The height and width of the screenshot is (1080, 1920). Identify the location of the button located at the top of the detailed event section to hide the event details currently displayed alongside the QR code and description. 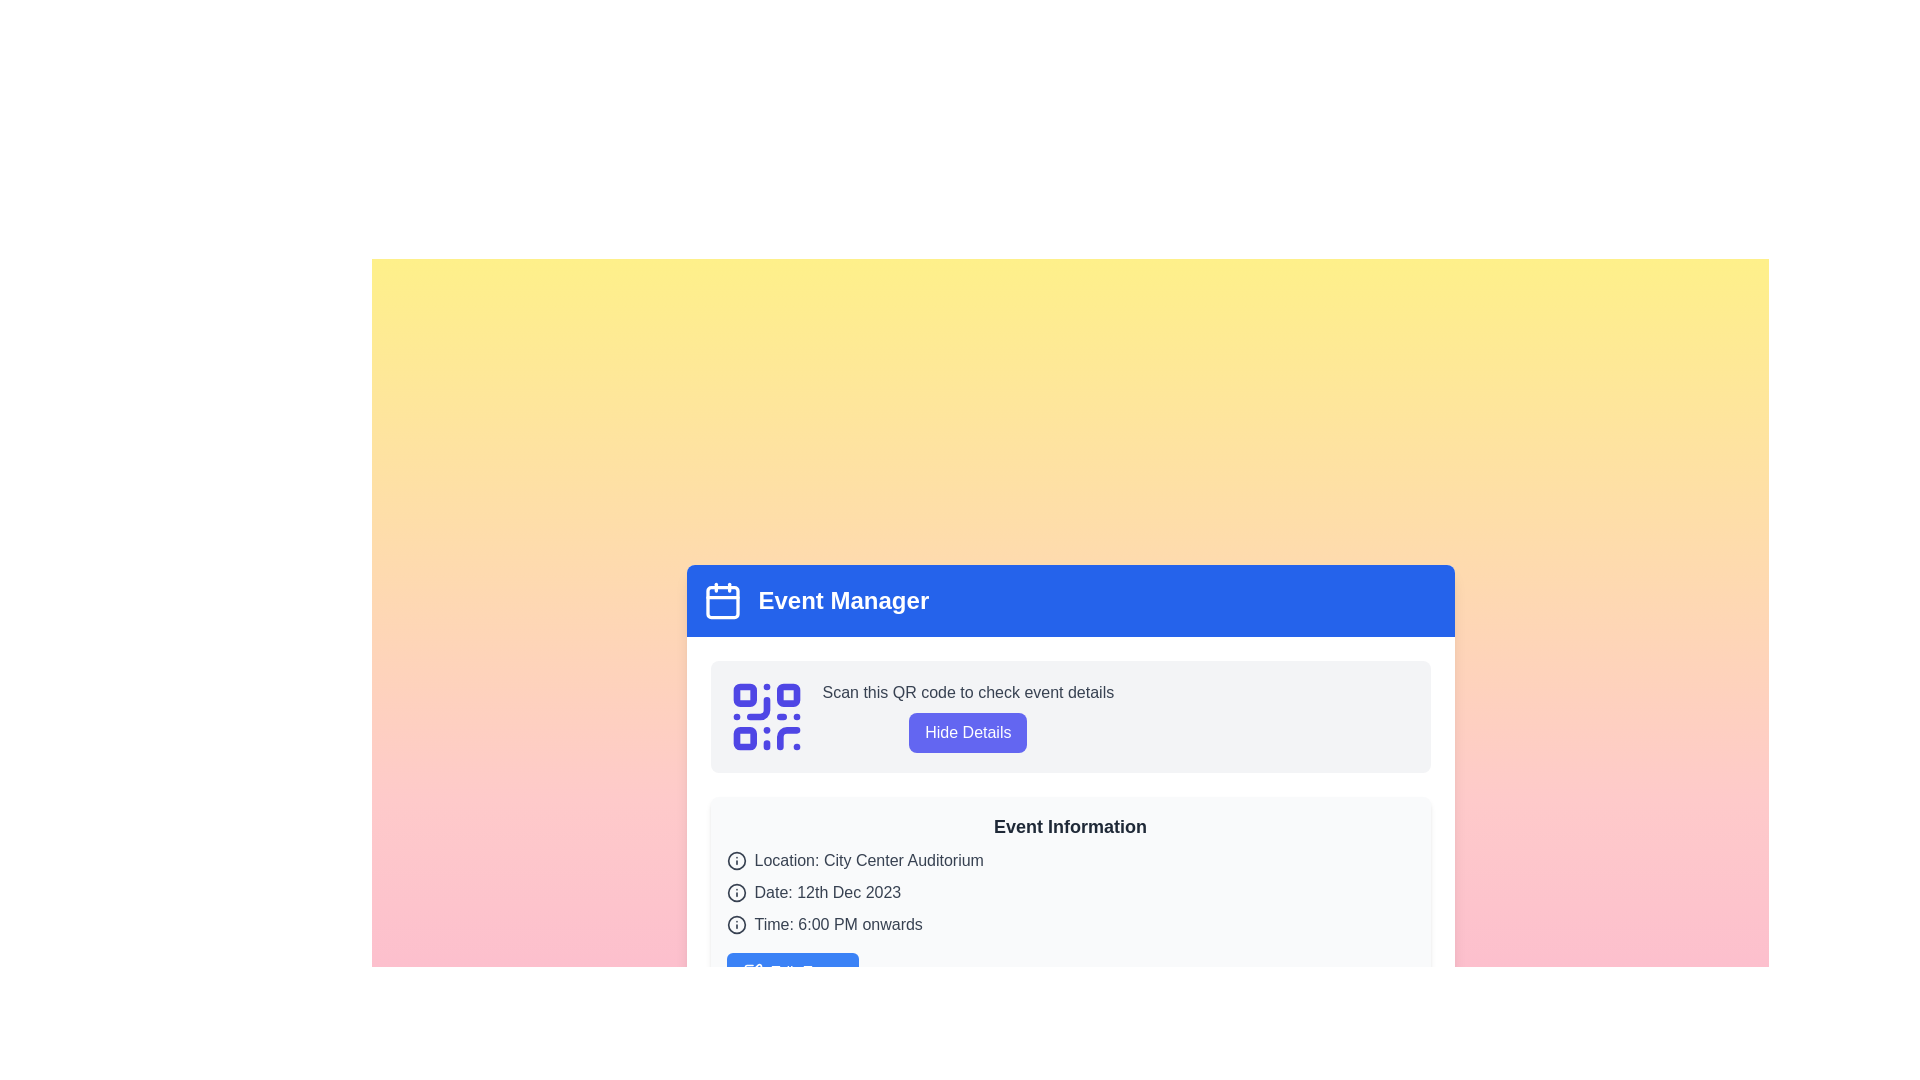
(919, 716).